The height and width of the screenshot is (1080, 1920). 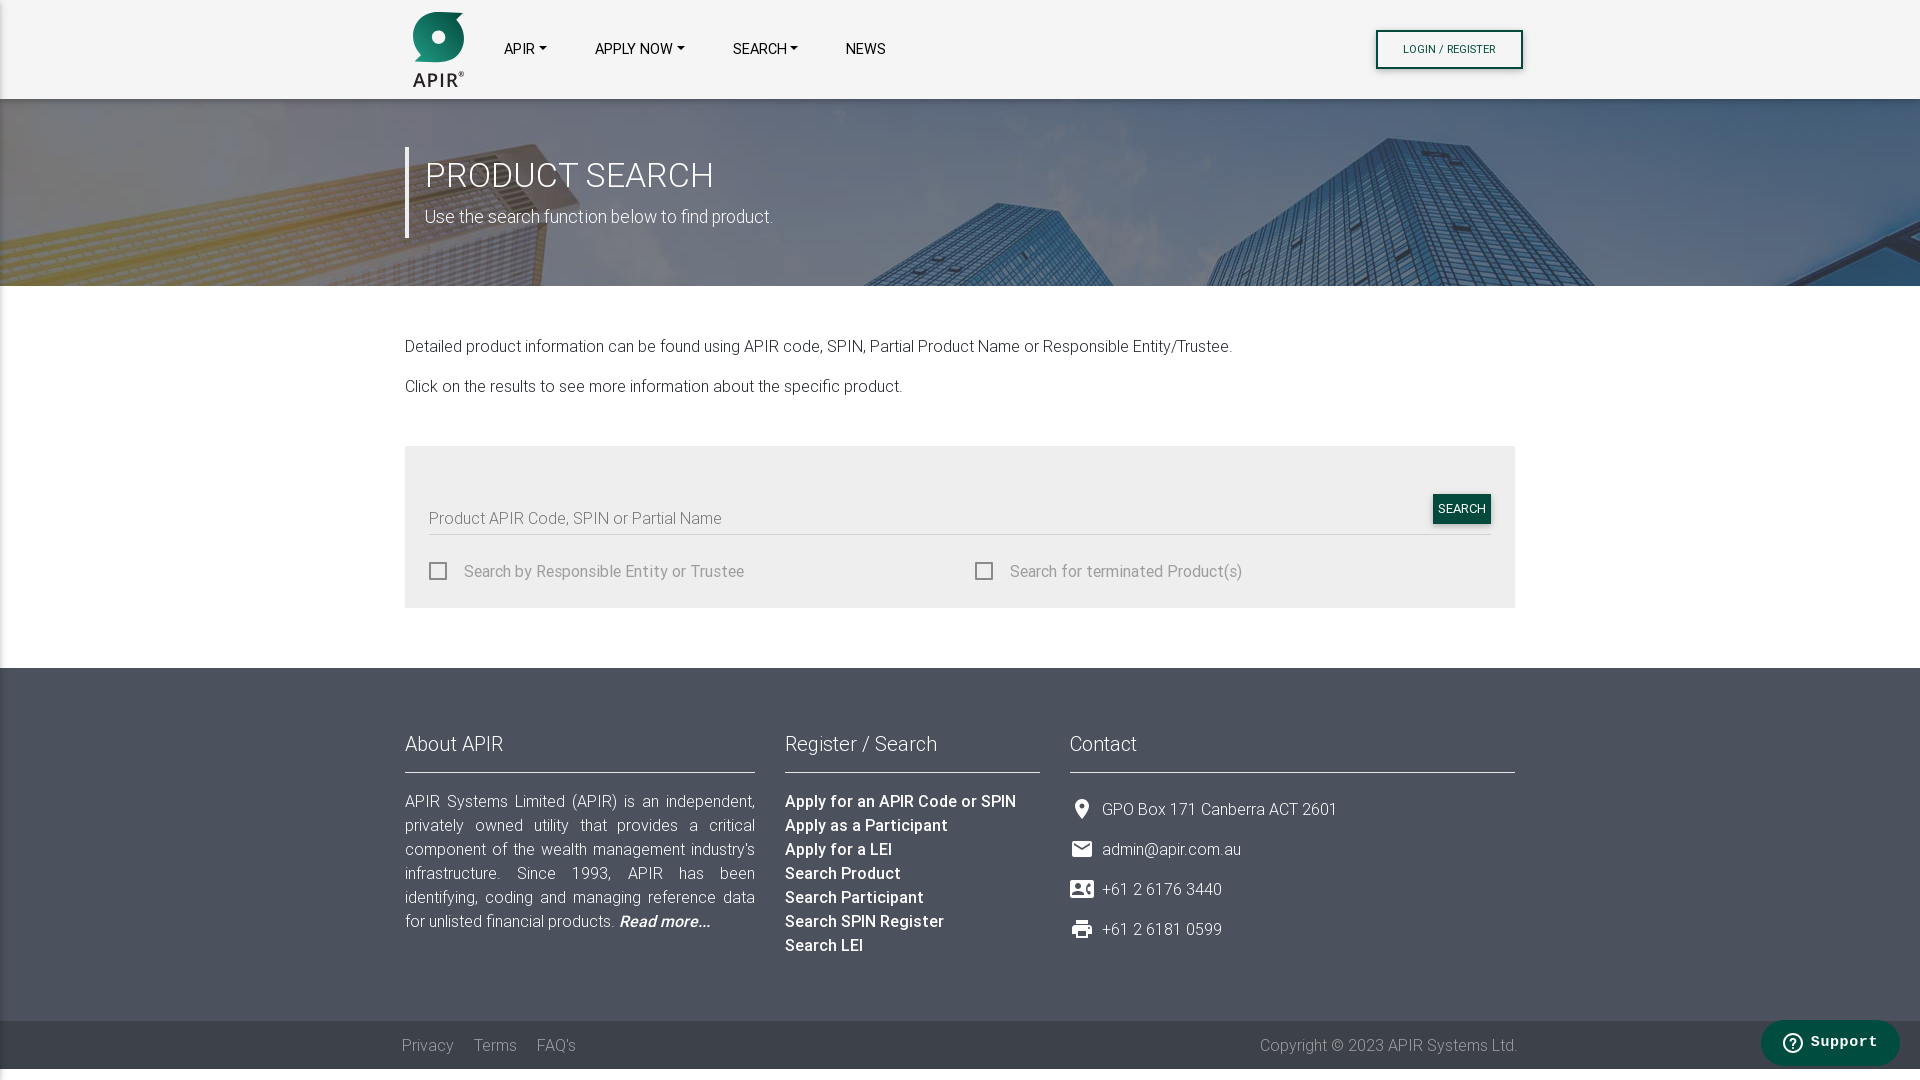 What do you see at coordinates (911, 921) in the screenshot?
I see `'Search SPIN Register'` at bounding box center [911, 921].